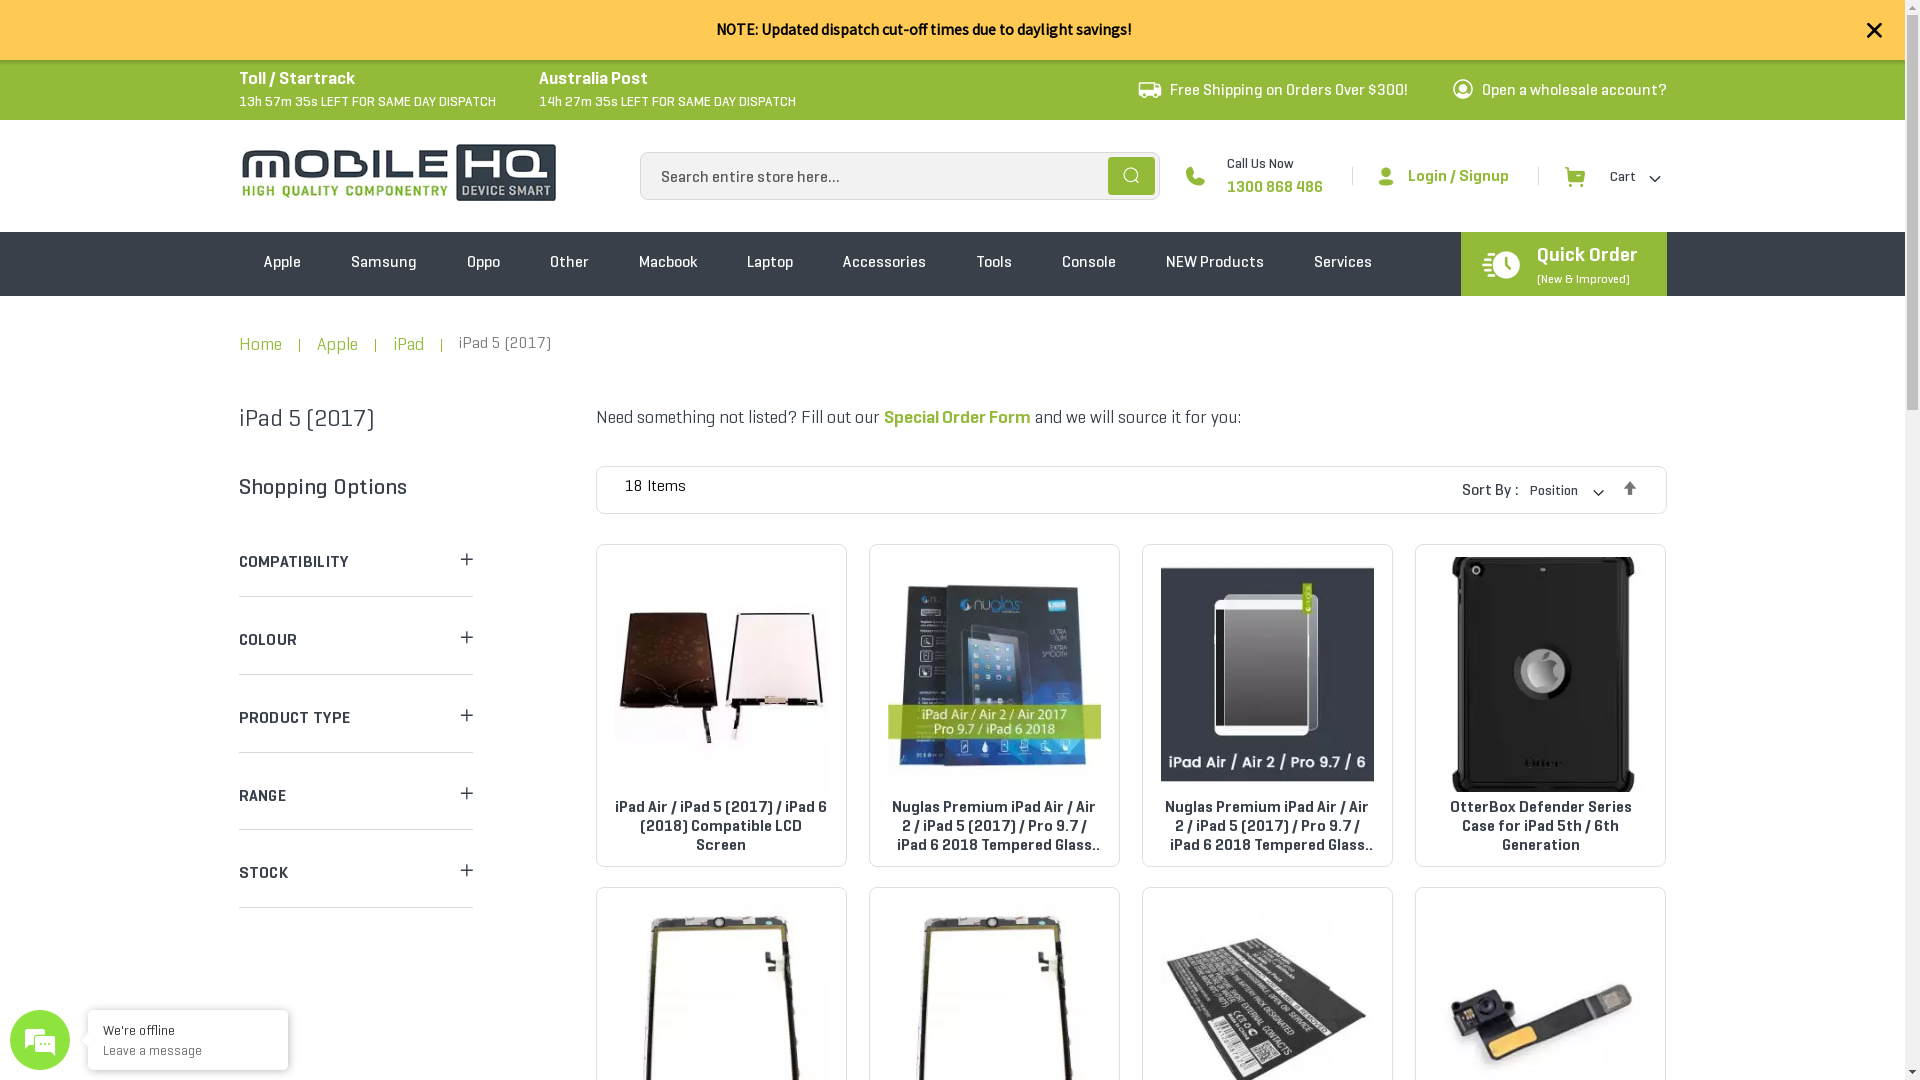 This screenshot has width=1920, height=1080. I want to click on 'Samsung', so click(384, 202).